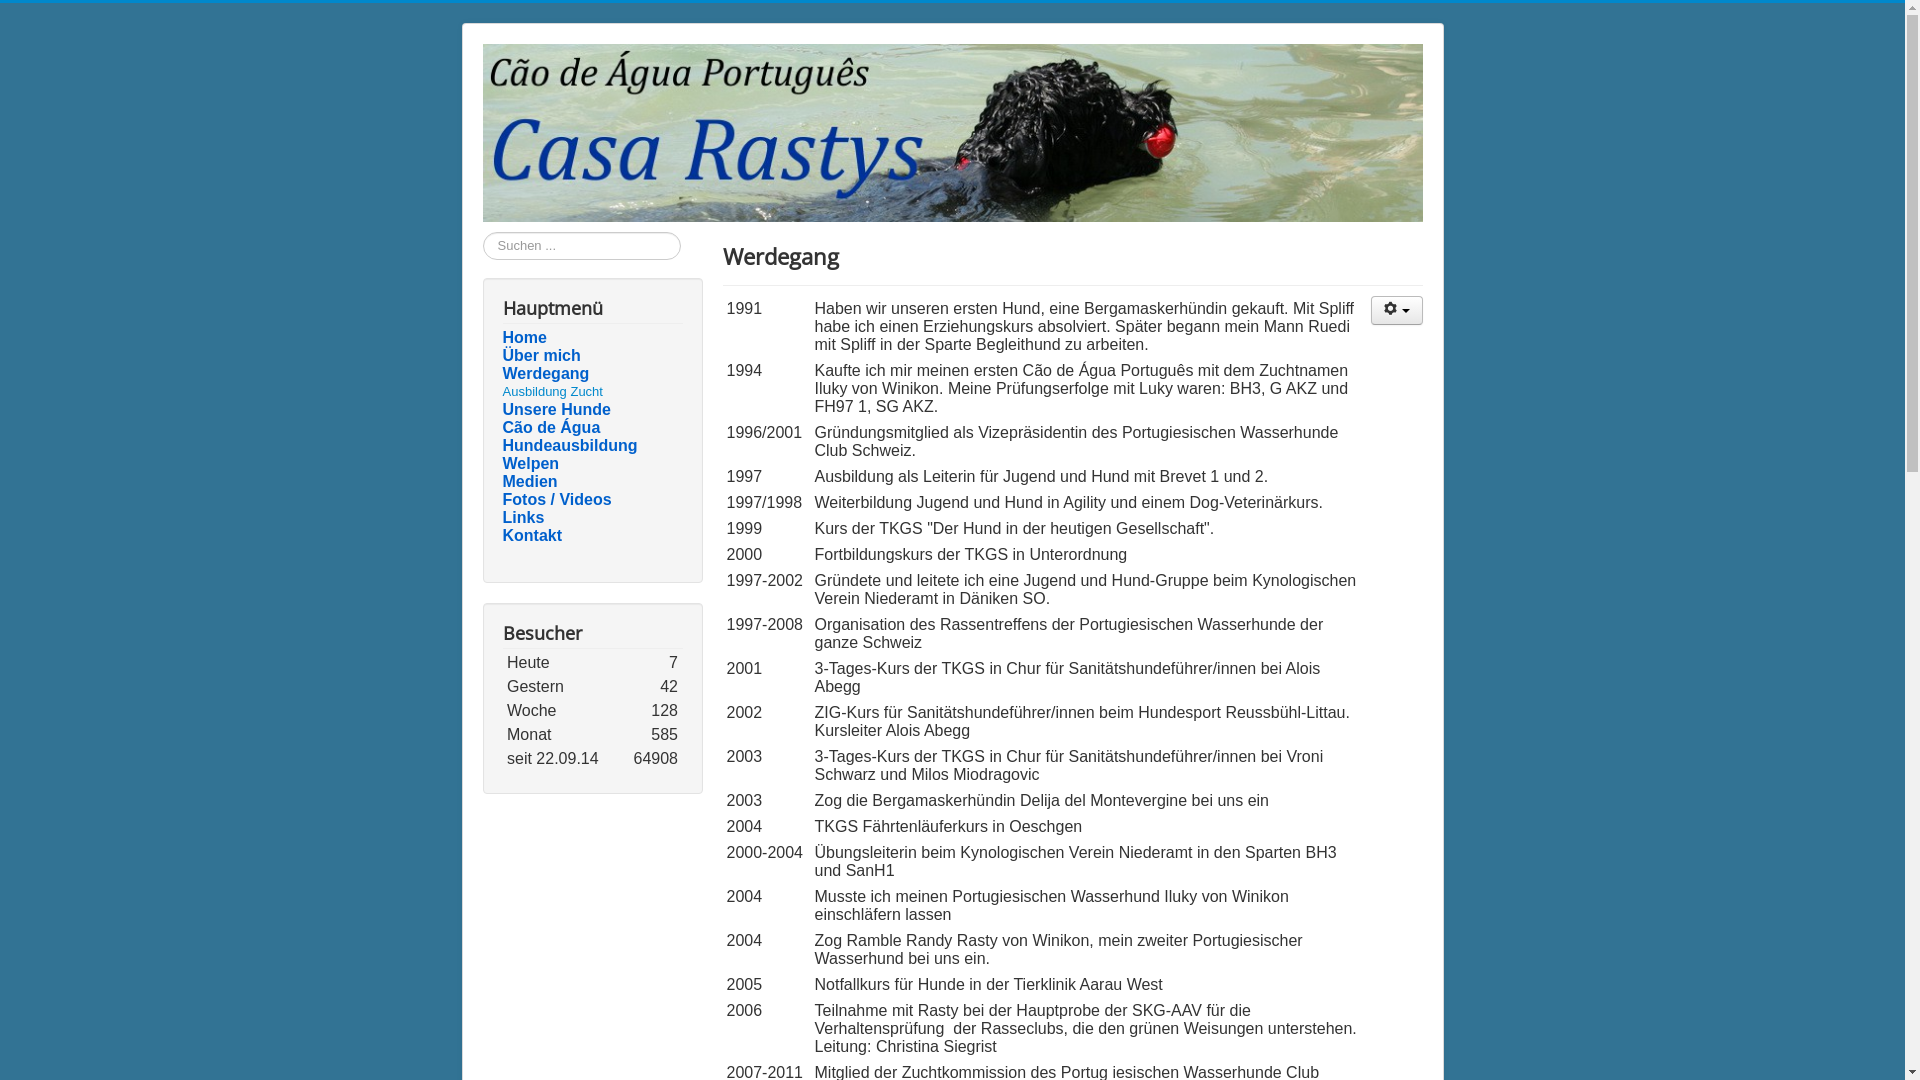  Describe the element at coordinates (590, 463) in the screenshot. I see `'Welpen'` at that location.